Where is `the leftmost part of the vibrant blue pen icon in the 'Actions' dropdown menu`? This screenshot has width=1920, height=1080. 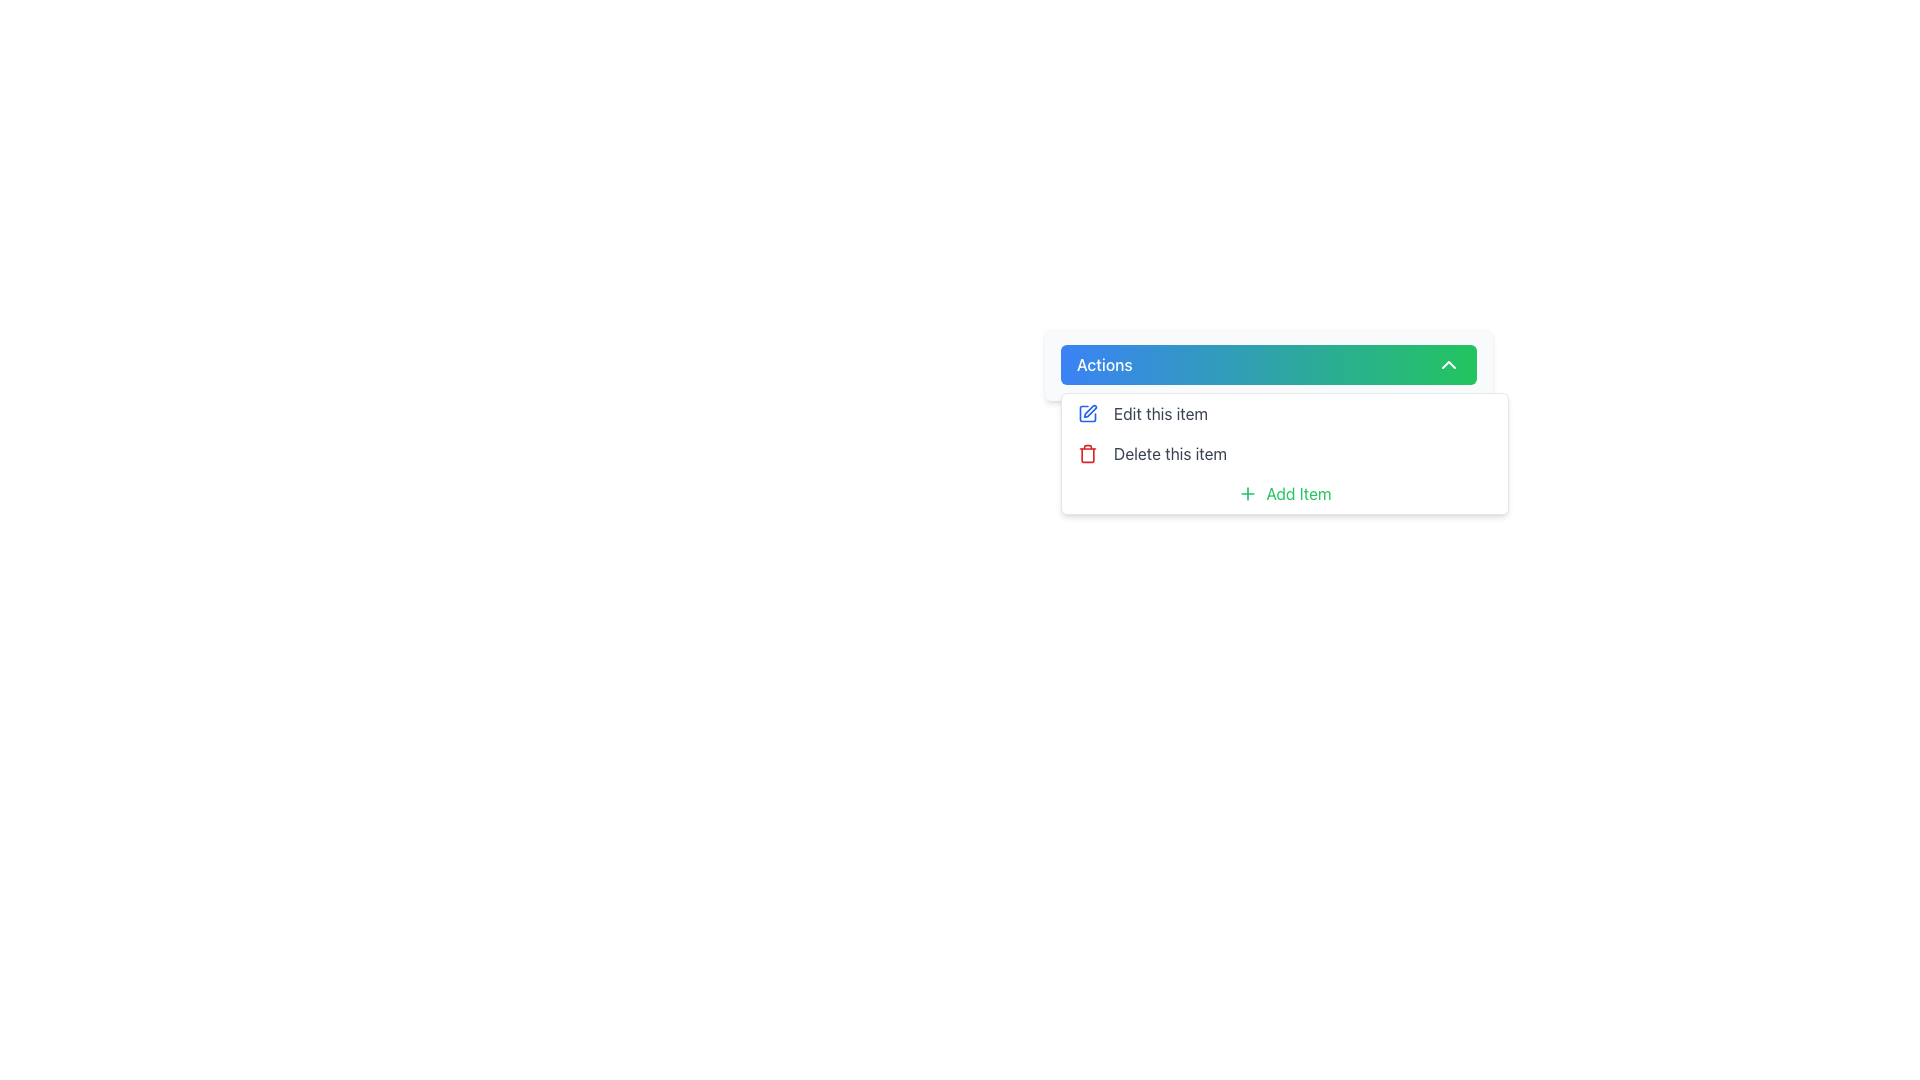
the leftmost part of the vibrant blue pen icon in the 'Actions' dropdown menu is located at coordinates (1087, 412).